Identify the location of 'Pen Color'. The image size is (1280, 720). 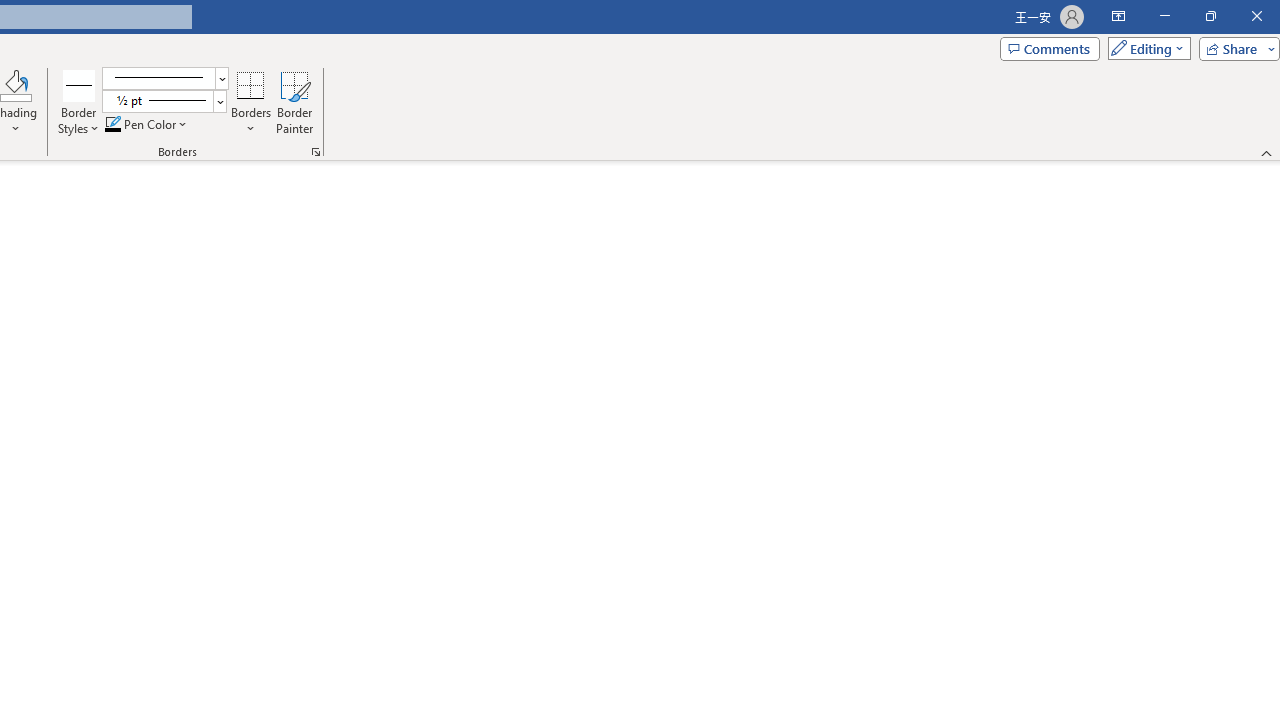
(146, 124).